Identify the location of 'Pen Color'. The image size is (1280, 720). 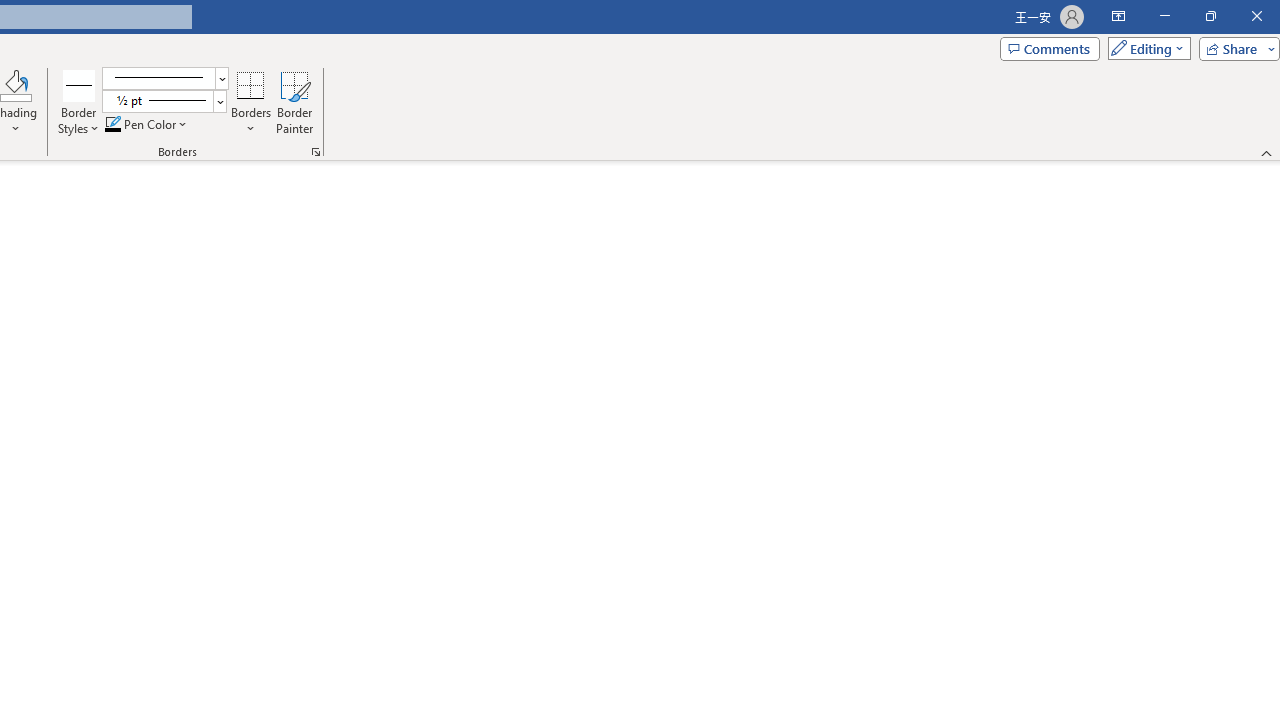
(146, 124).